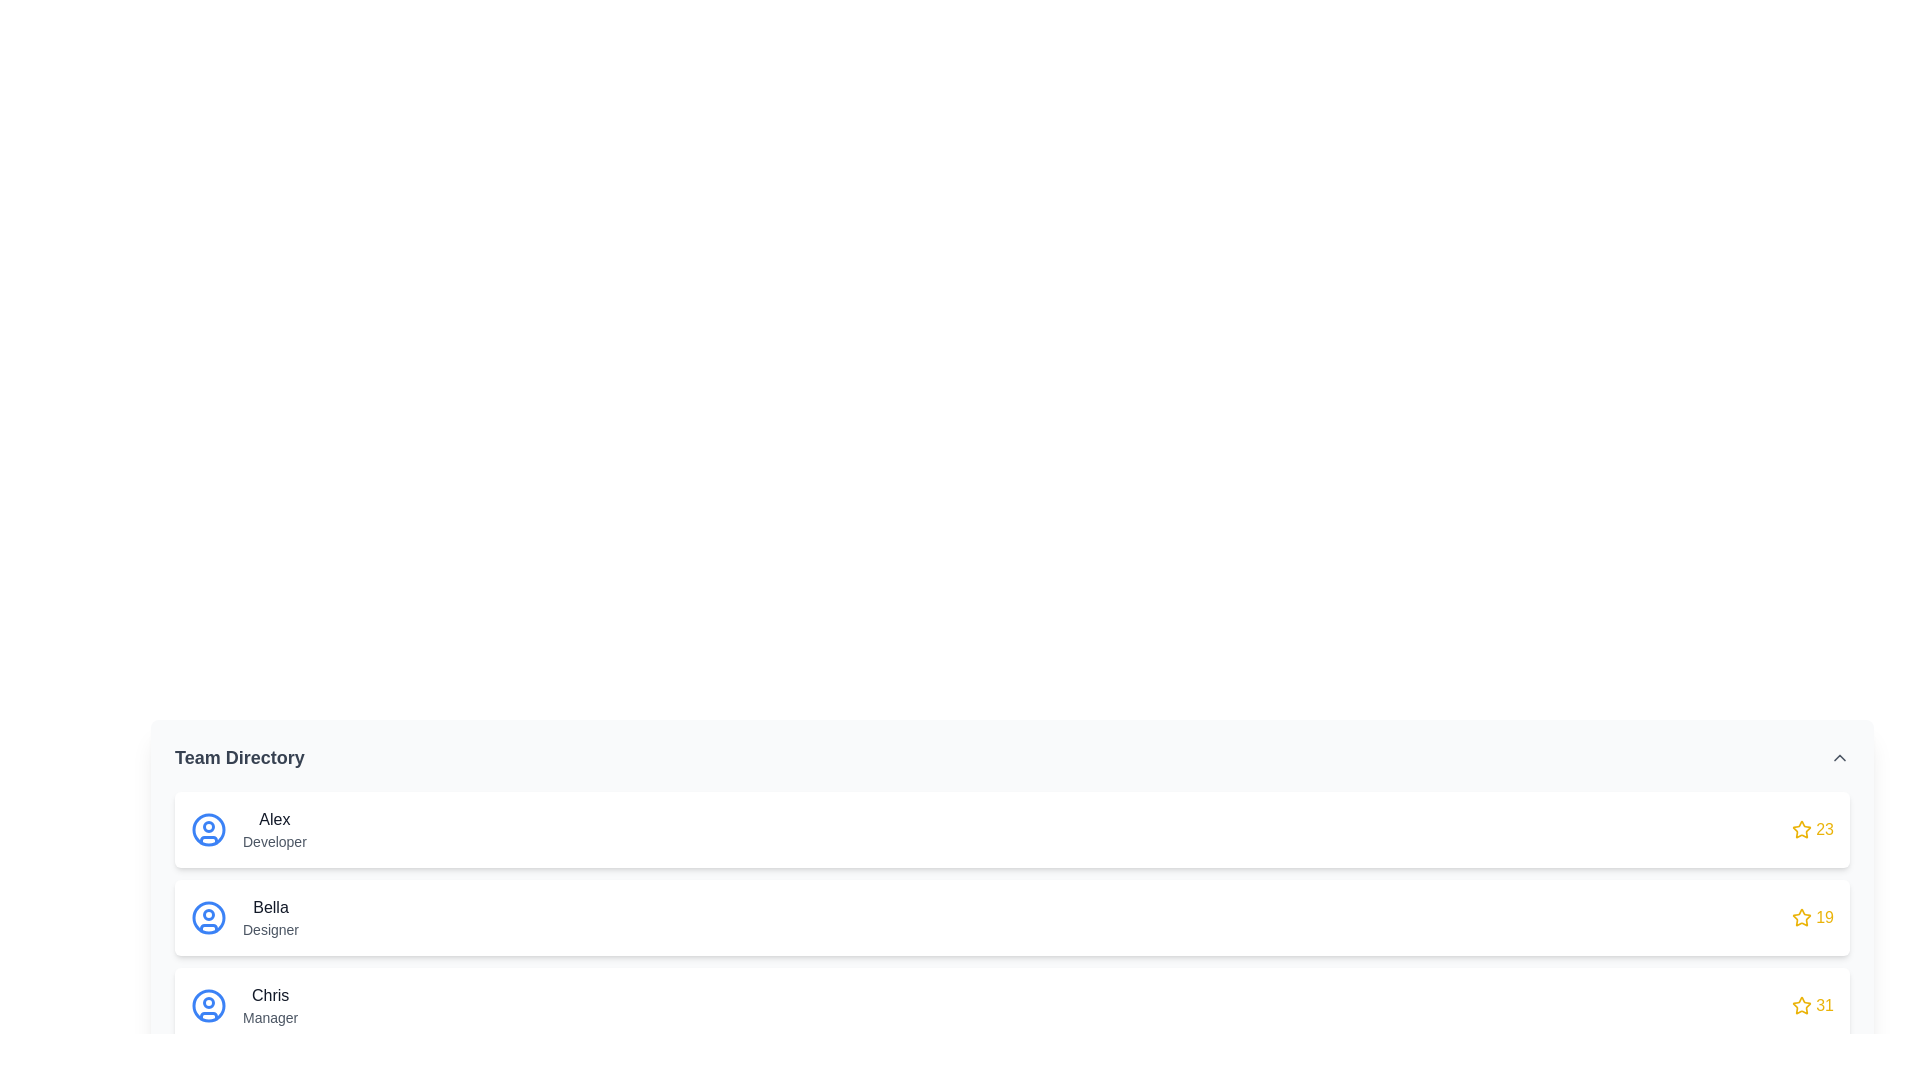 Image resolution: width=1920 pixels, height=1080 pixels. Describe the element at coordinates (239, 758) in the screenshot. I see `the 'Team Directory' text label, which is prominently styled in bold, dark gray font, located on the left side of the interface` at that location.